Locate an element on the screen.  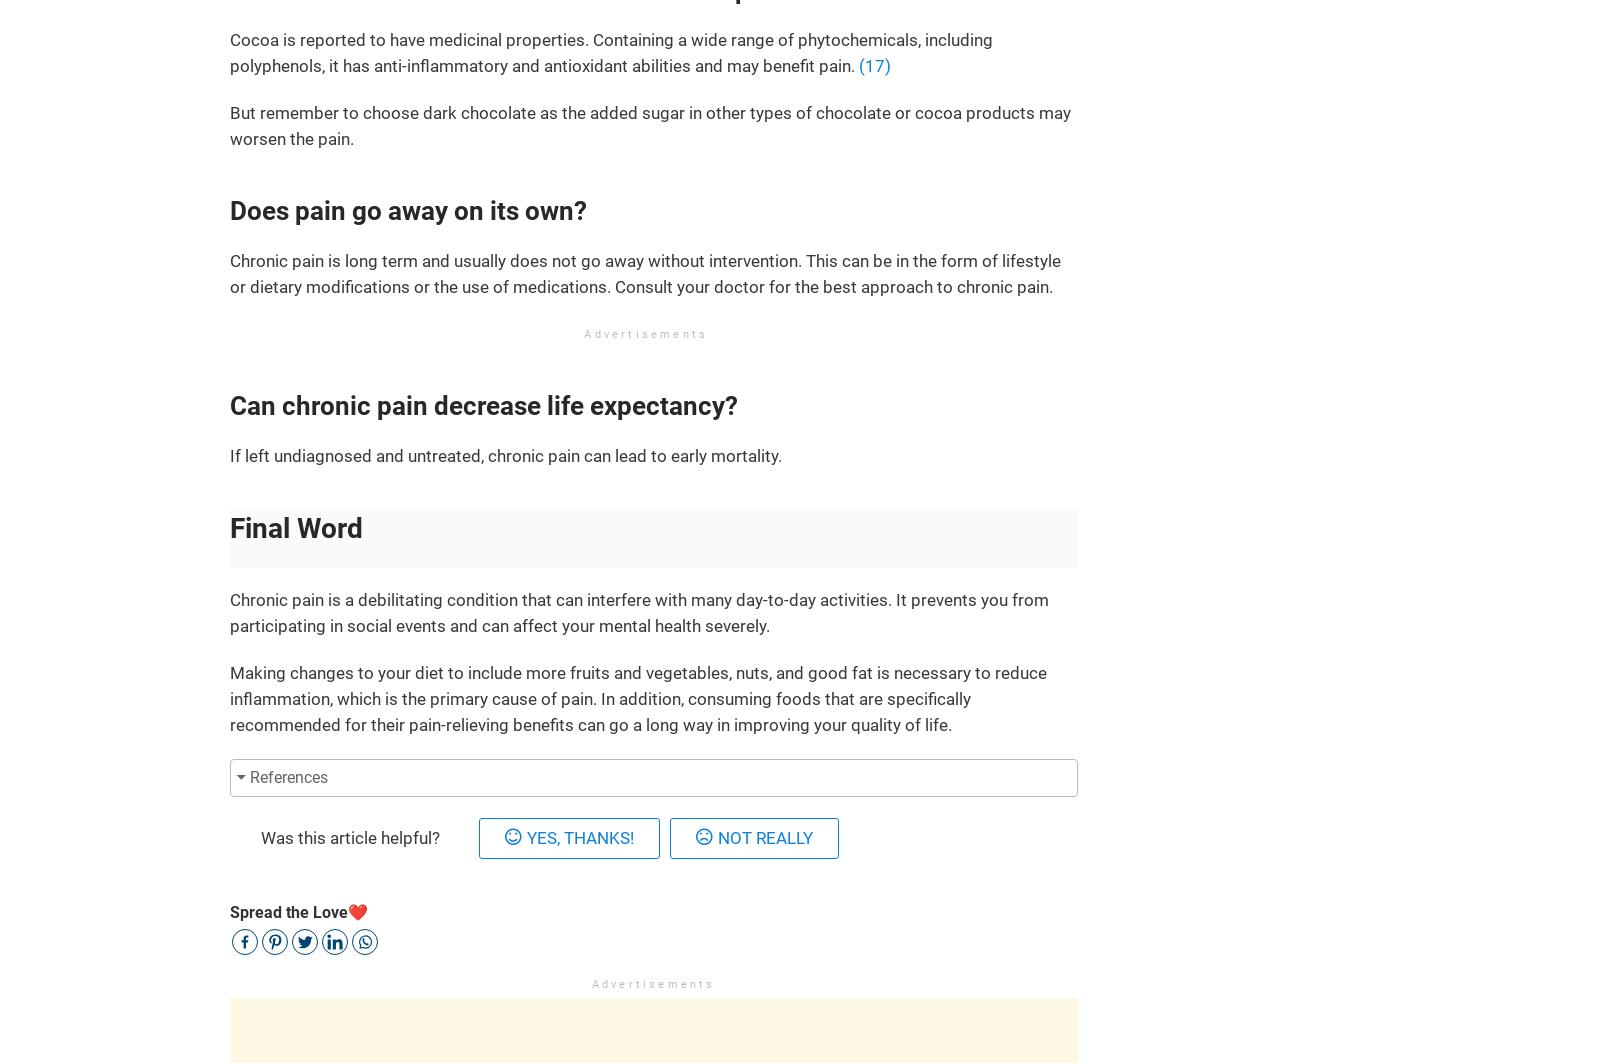
'Was this article helpful?' is located at coordinates (260, 837).